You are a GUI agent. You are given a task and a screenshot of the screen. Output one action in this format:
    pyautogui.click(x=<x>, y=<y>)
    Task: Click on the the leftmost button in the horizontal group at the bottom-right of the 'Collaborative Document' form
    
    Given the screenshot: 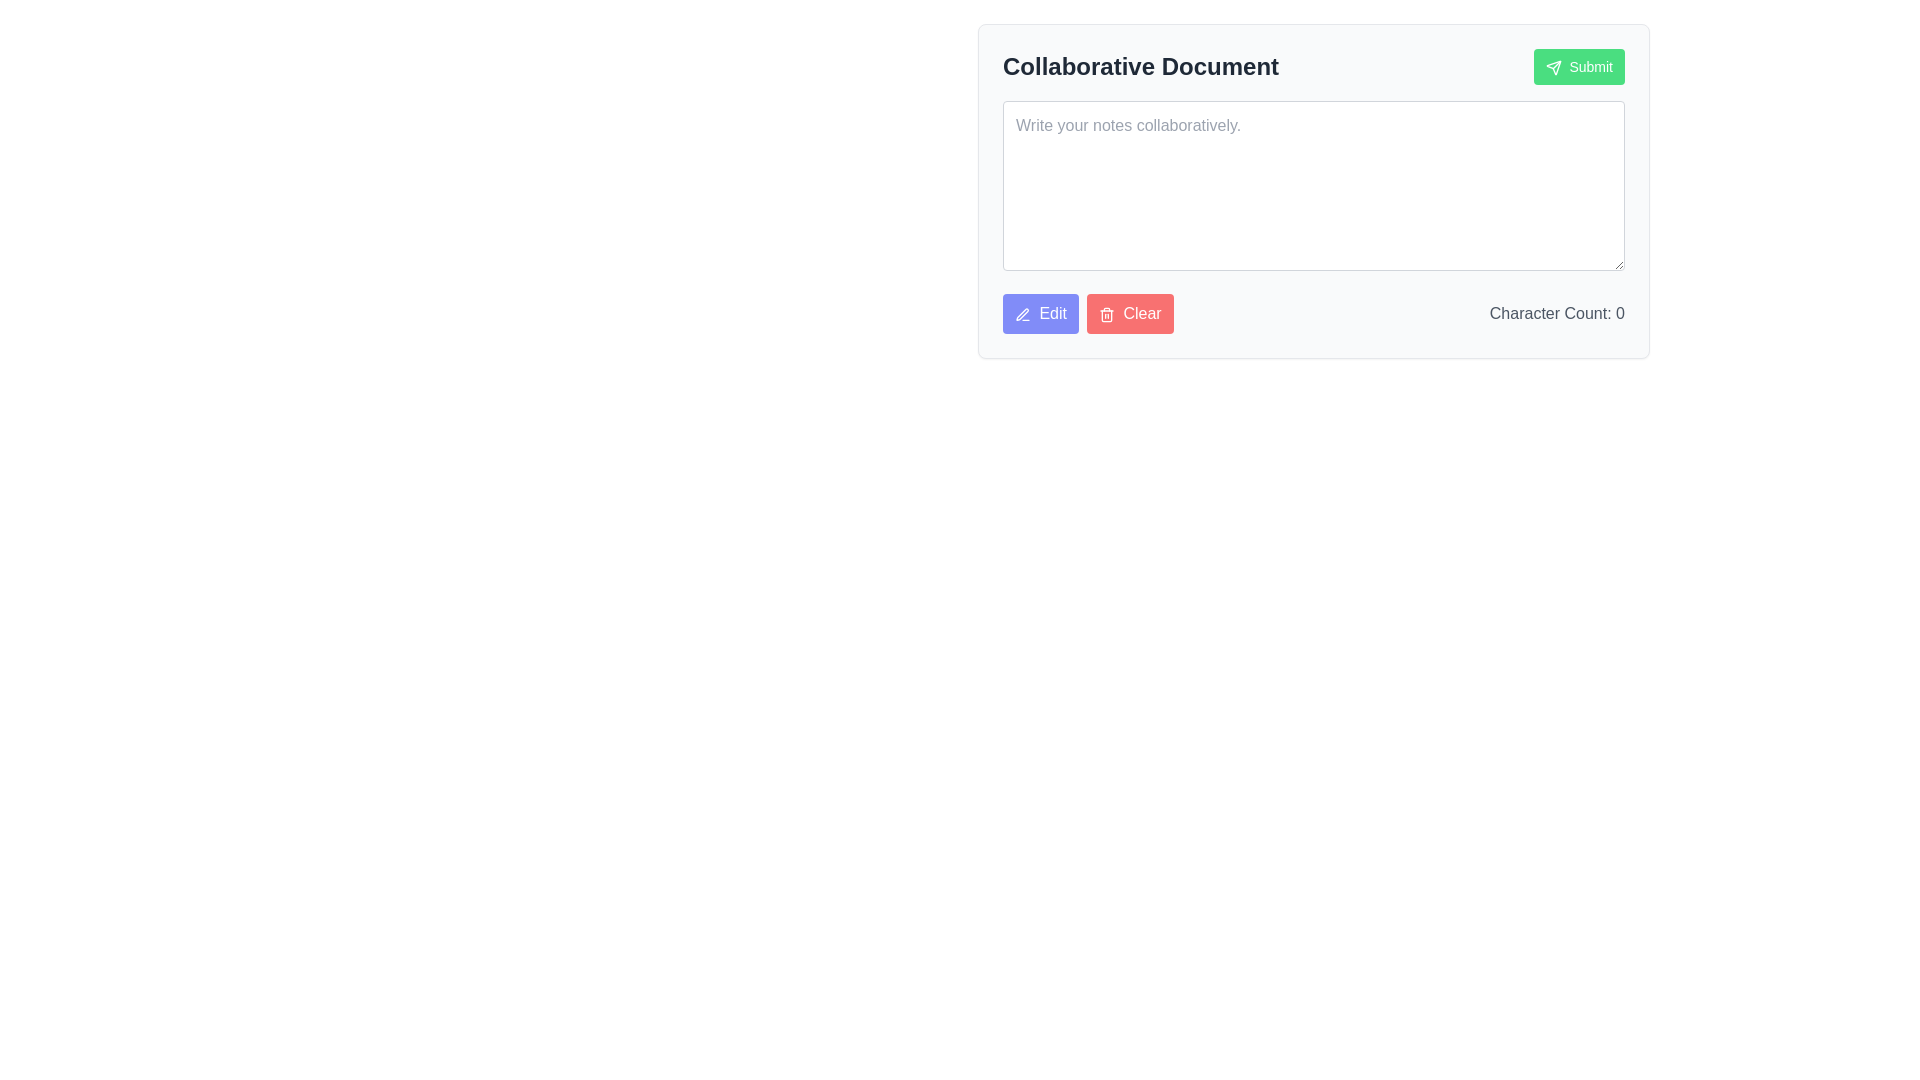 What is the action you would take?
    pyautogui.click(x=1040, y=313)
    